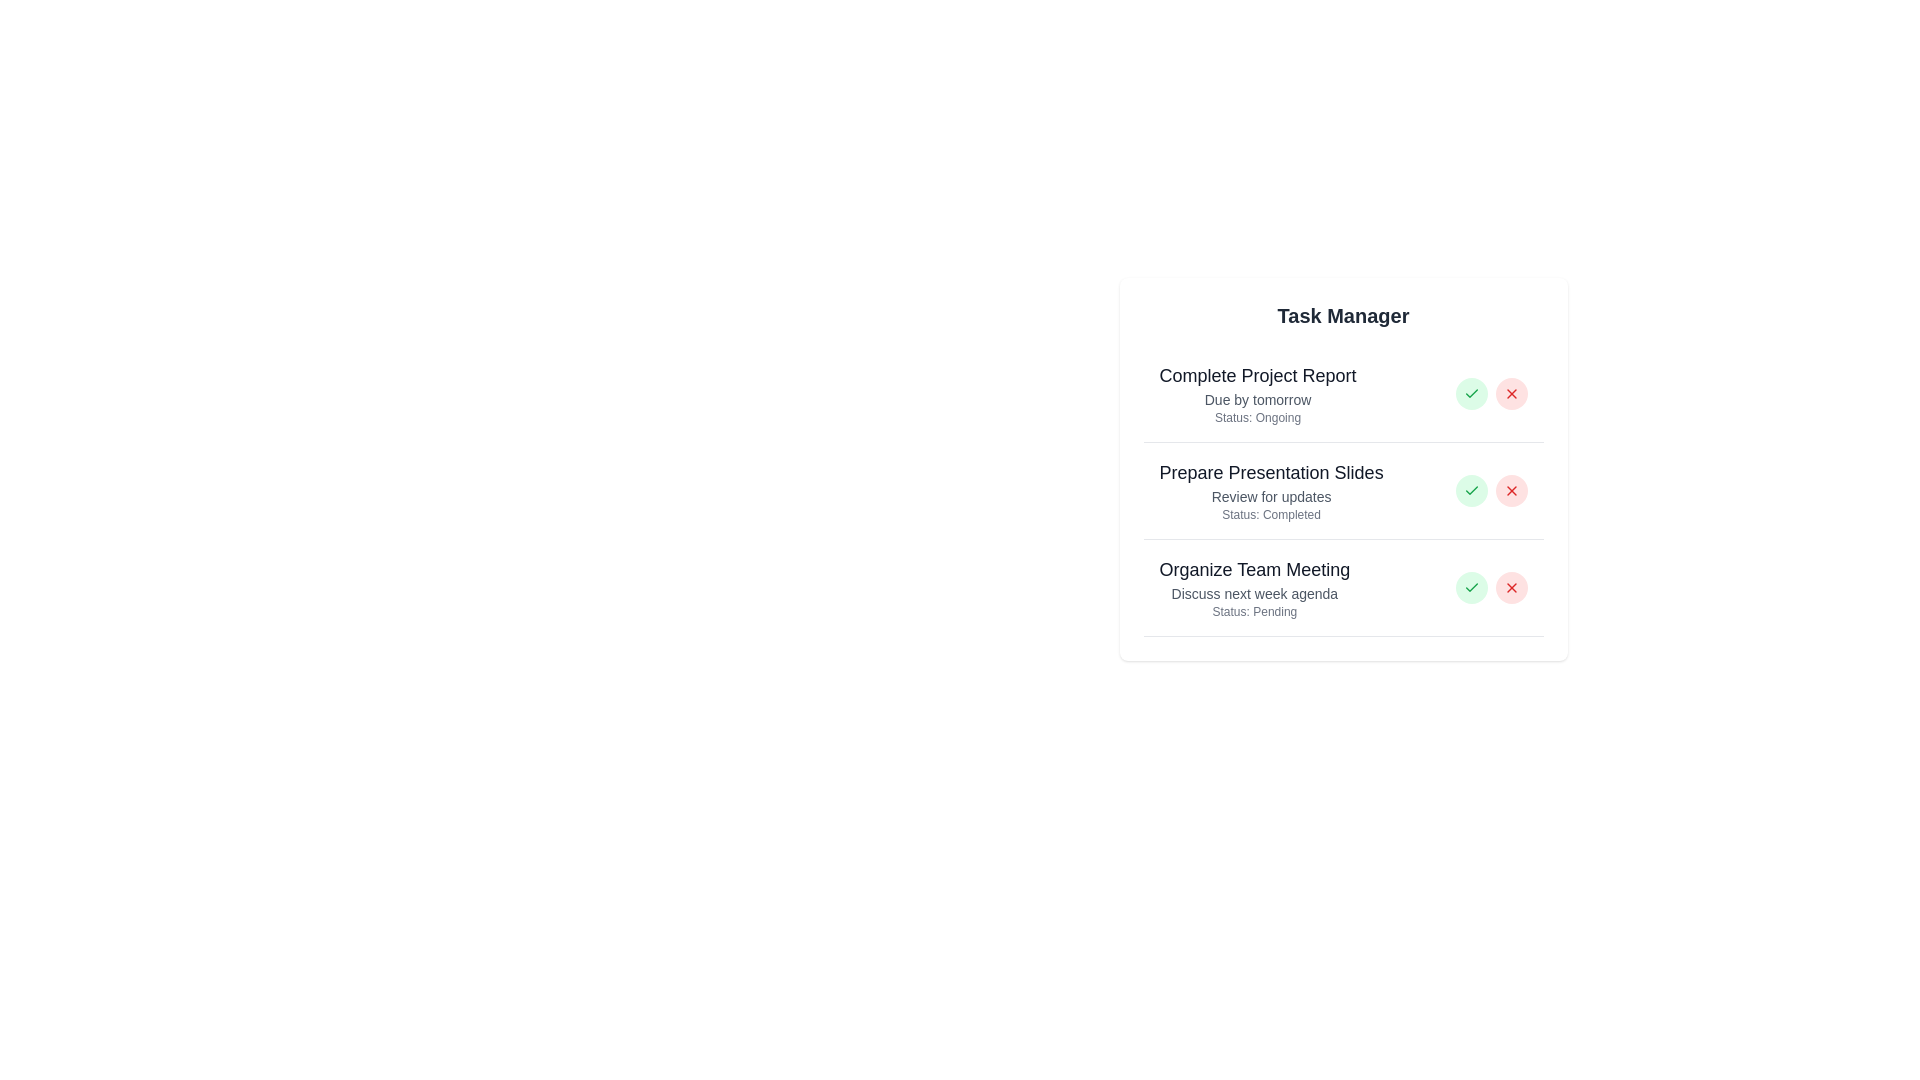  I want to click on the confirmation button located in the first row of the 'Task Manager' interface, adjacent to the task name 'Complete Project Report', to observe its tooltip or effect, so click(1471, 393).